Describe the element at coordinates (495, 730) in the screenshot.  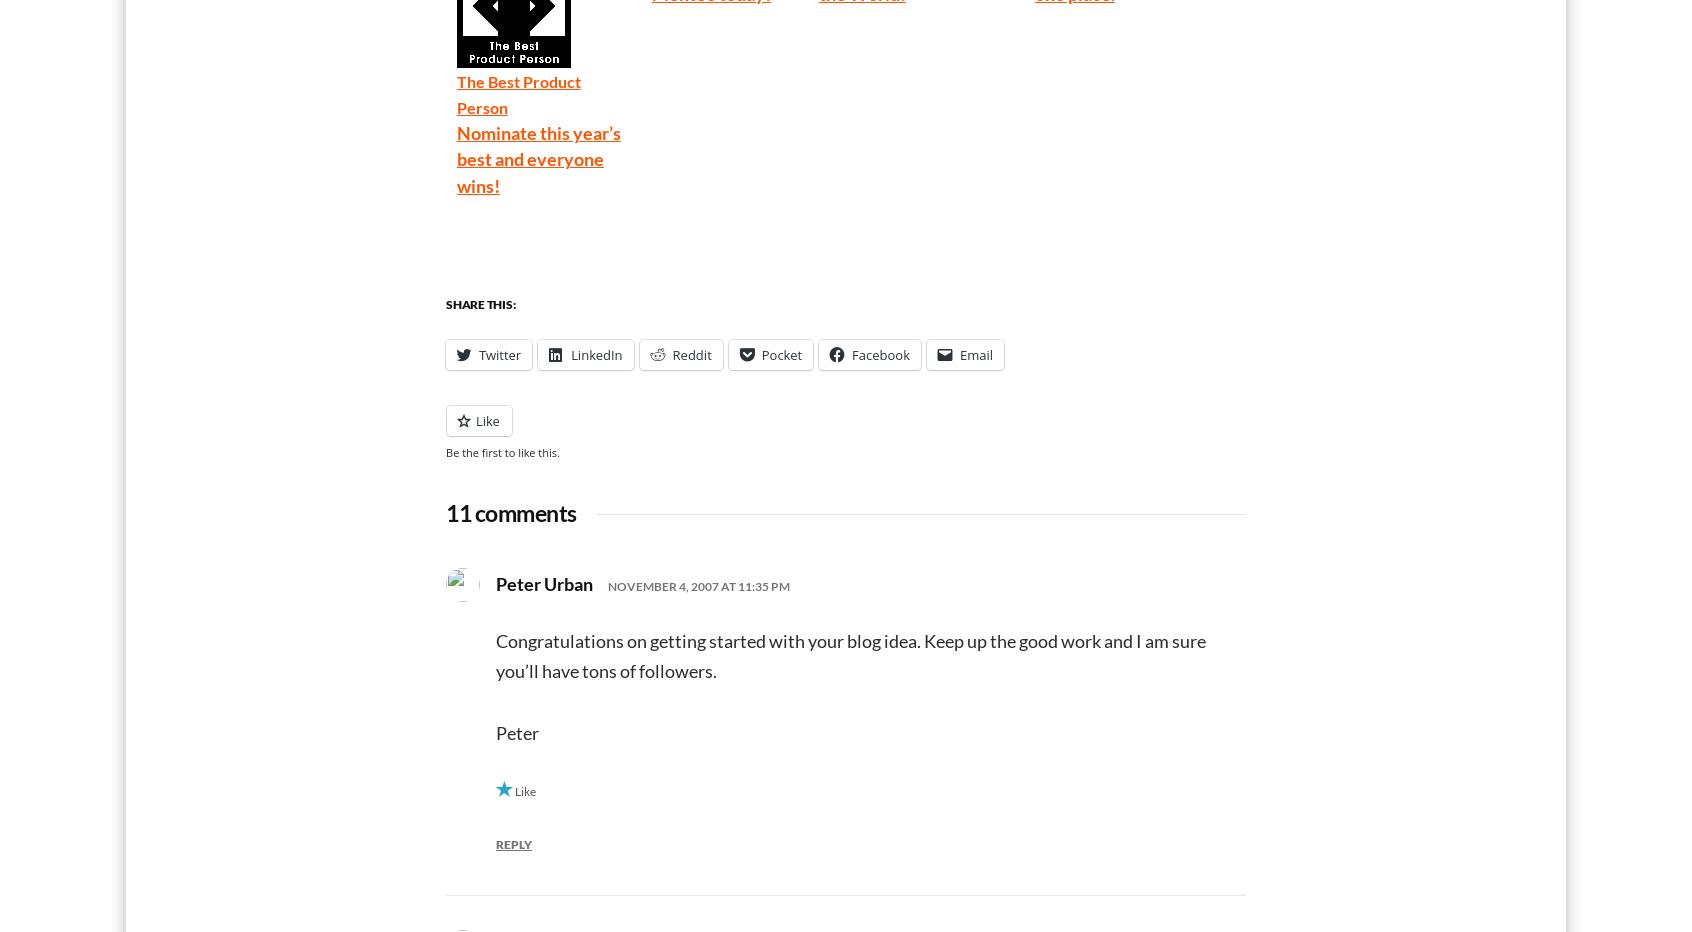
I see `'Peter'` at that location.